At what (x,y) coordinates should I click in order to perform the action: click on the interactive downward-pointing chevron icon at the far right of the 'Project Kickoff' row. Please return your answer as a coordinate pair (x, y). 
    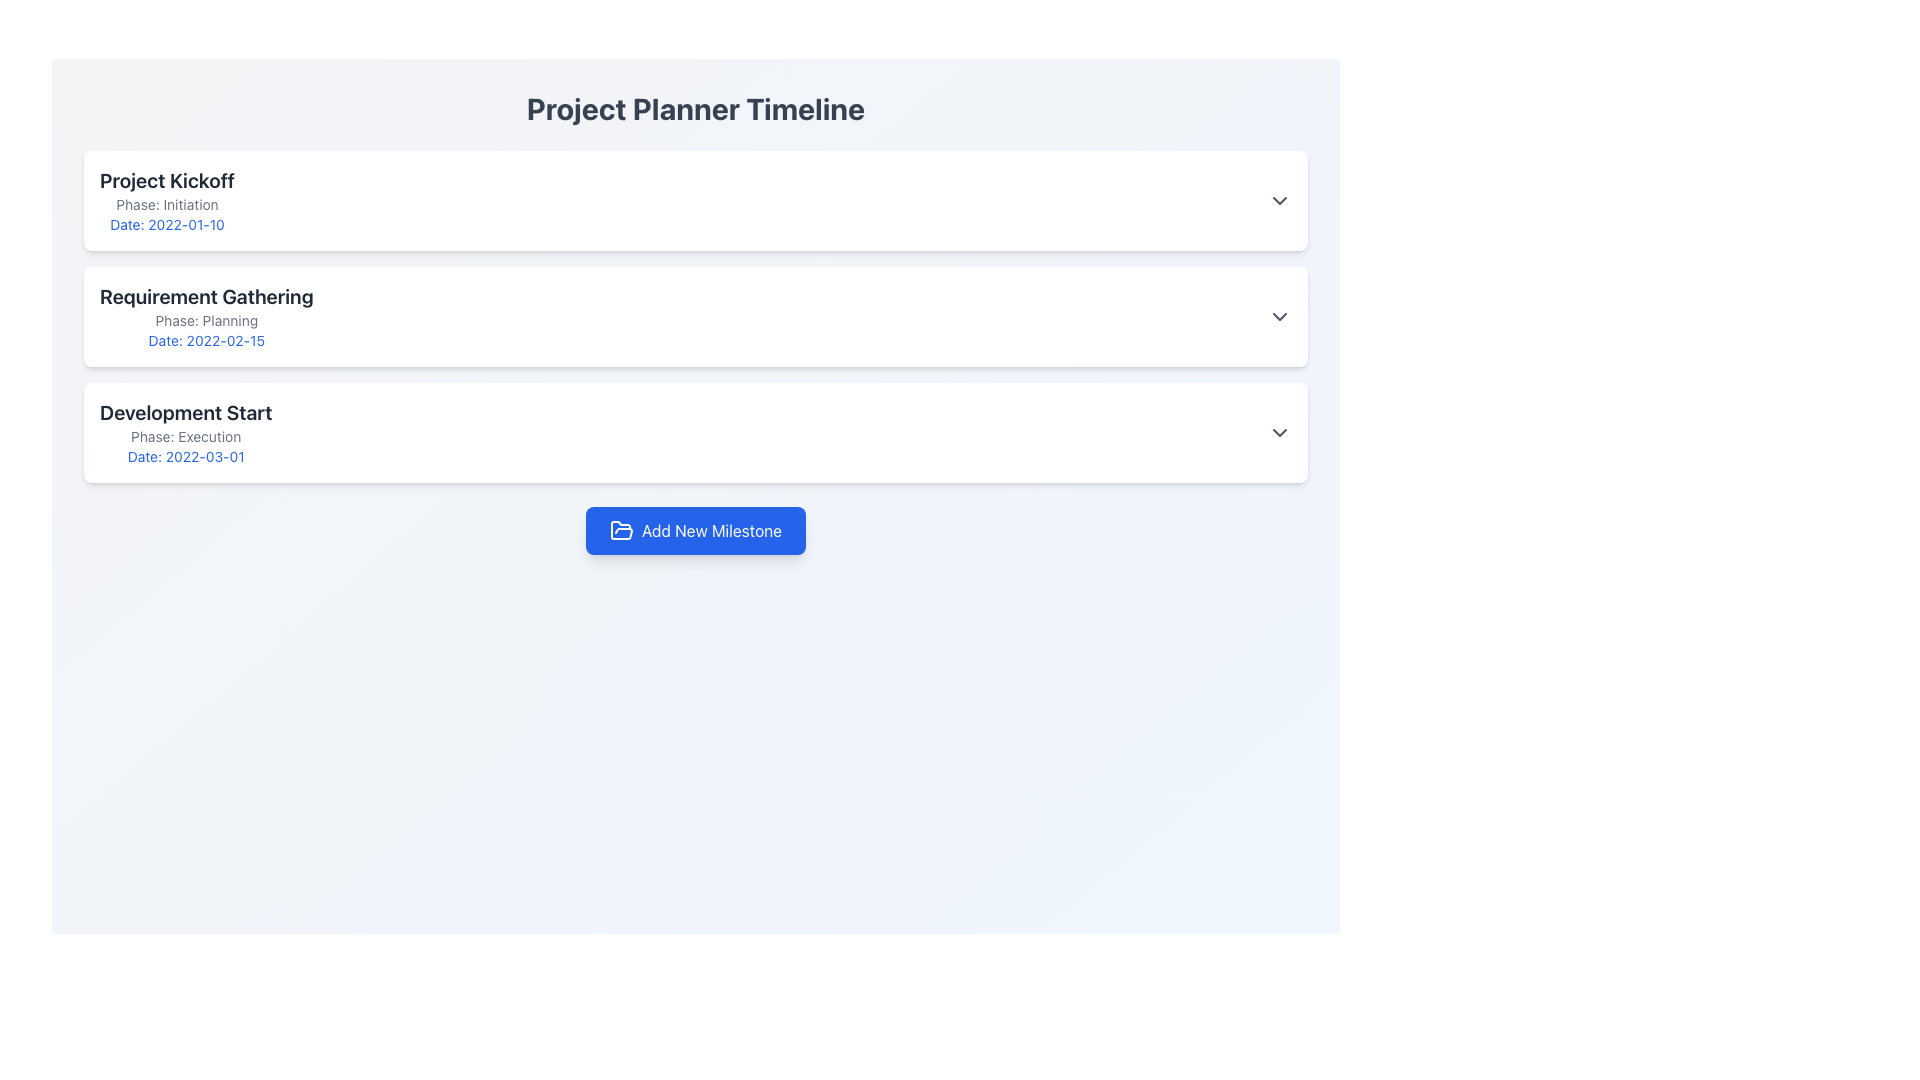
    Looking at the image, I should click on (1280, 200).